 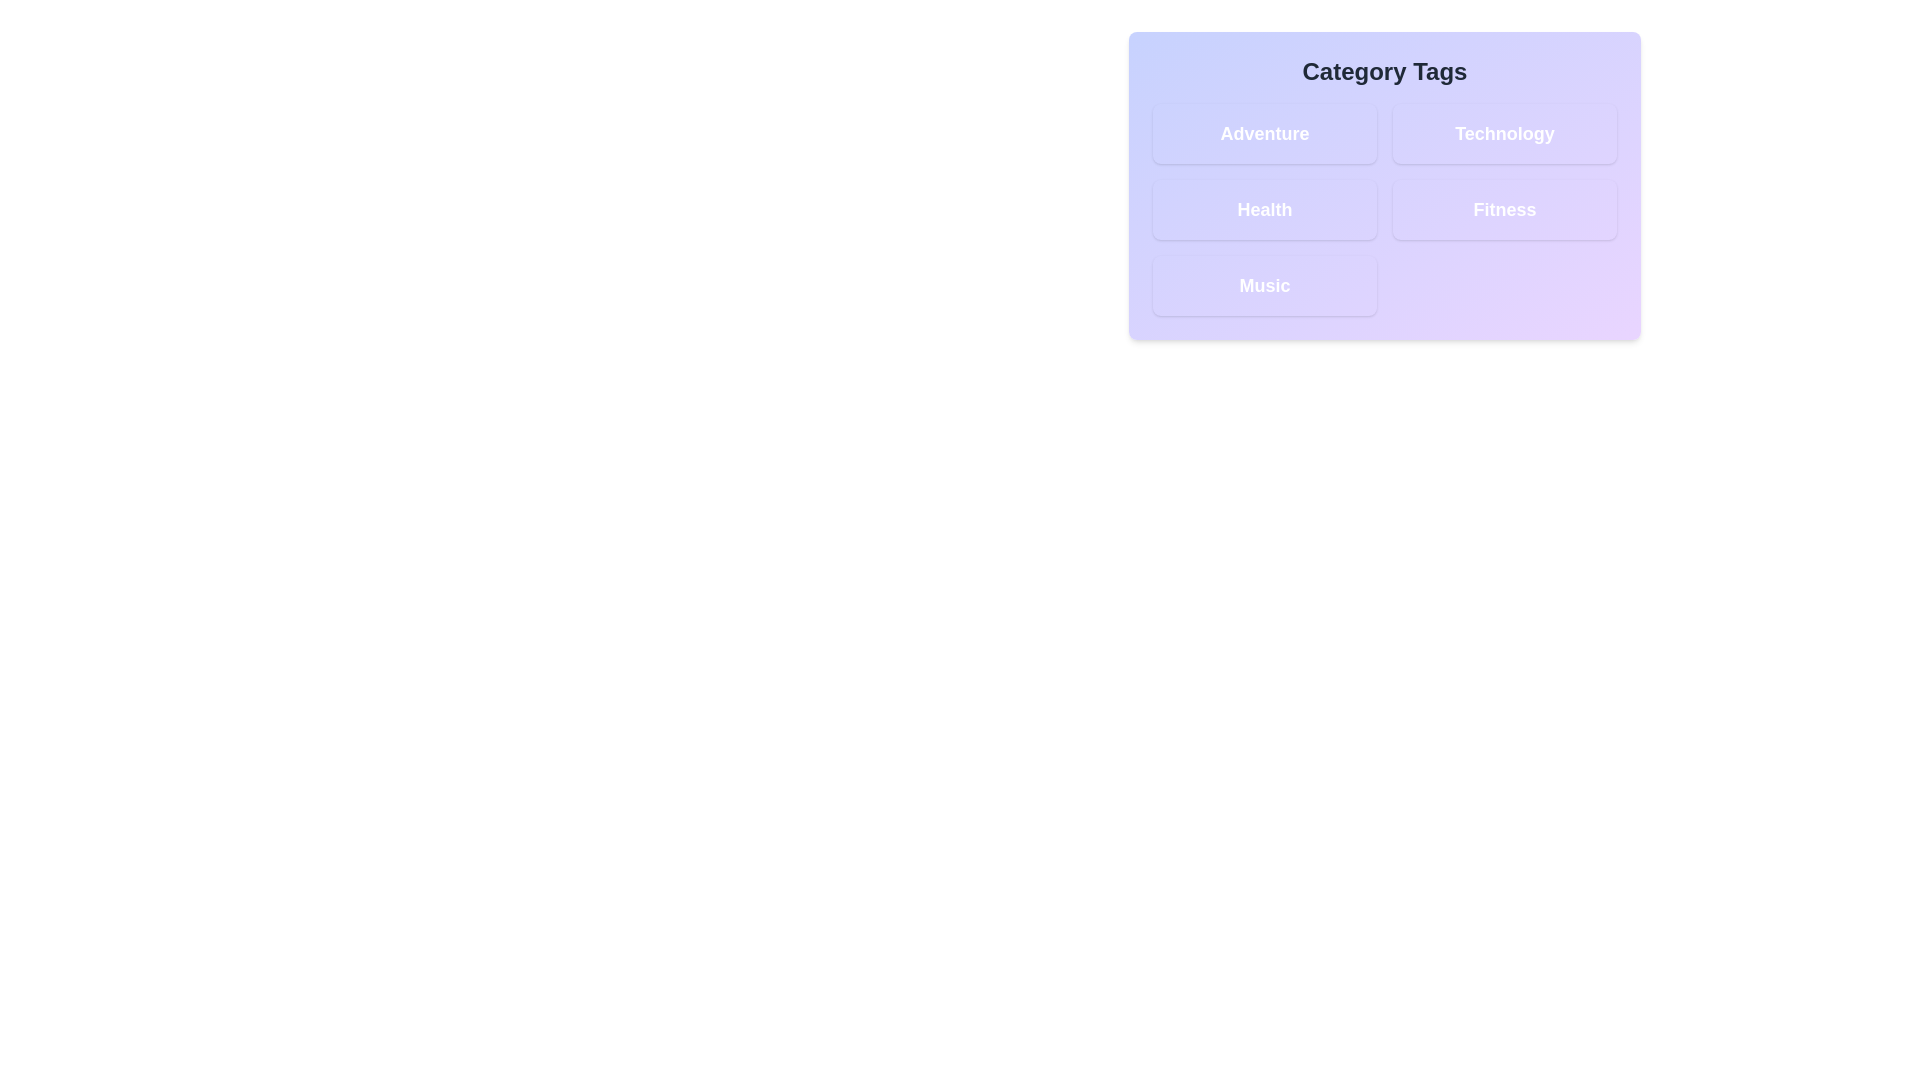 I want to click on the tag labeled Fitness to toggle its active state, so click(x=1505, y=209).